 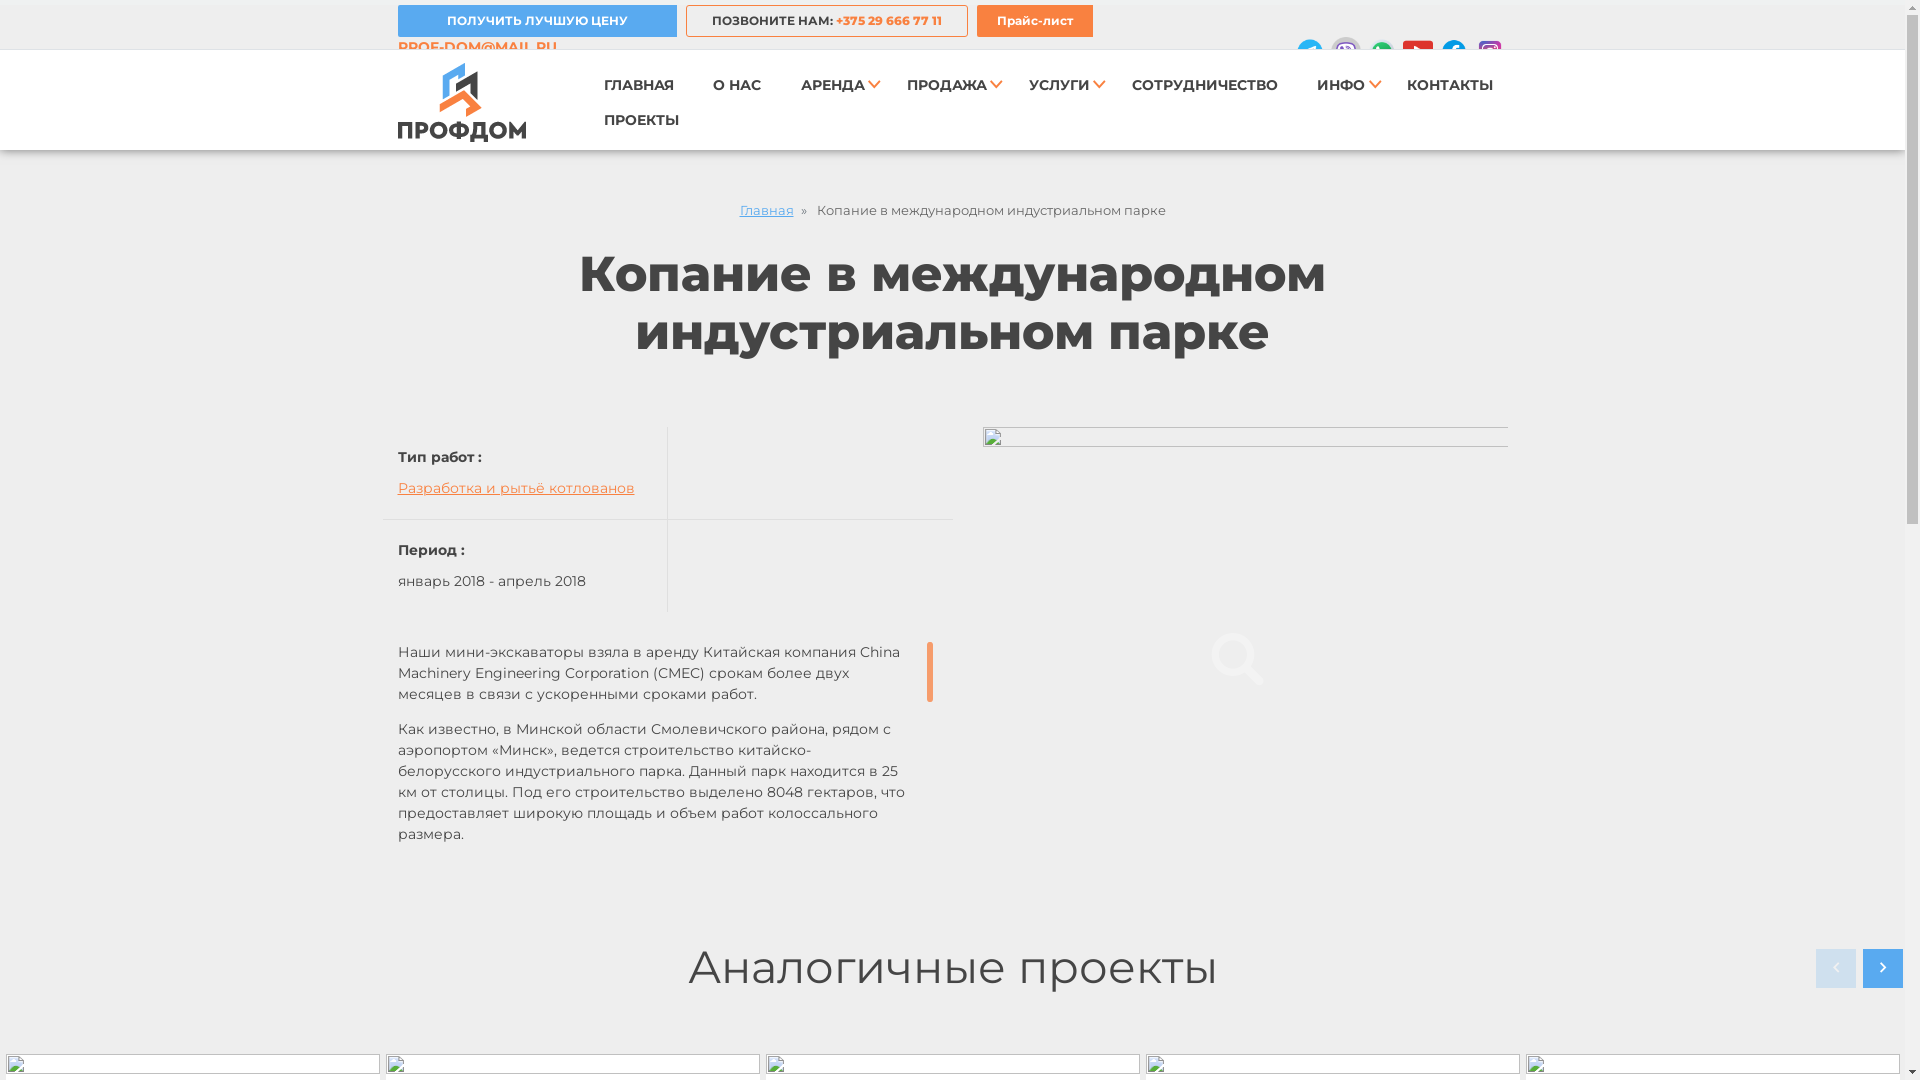 I want to click on '+375 29 666 77 11', so click(x=887, y=20).